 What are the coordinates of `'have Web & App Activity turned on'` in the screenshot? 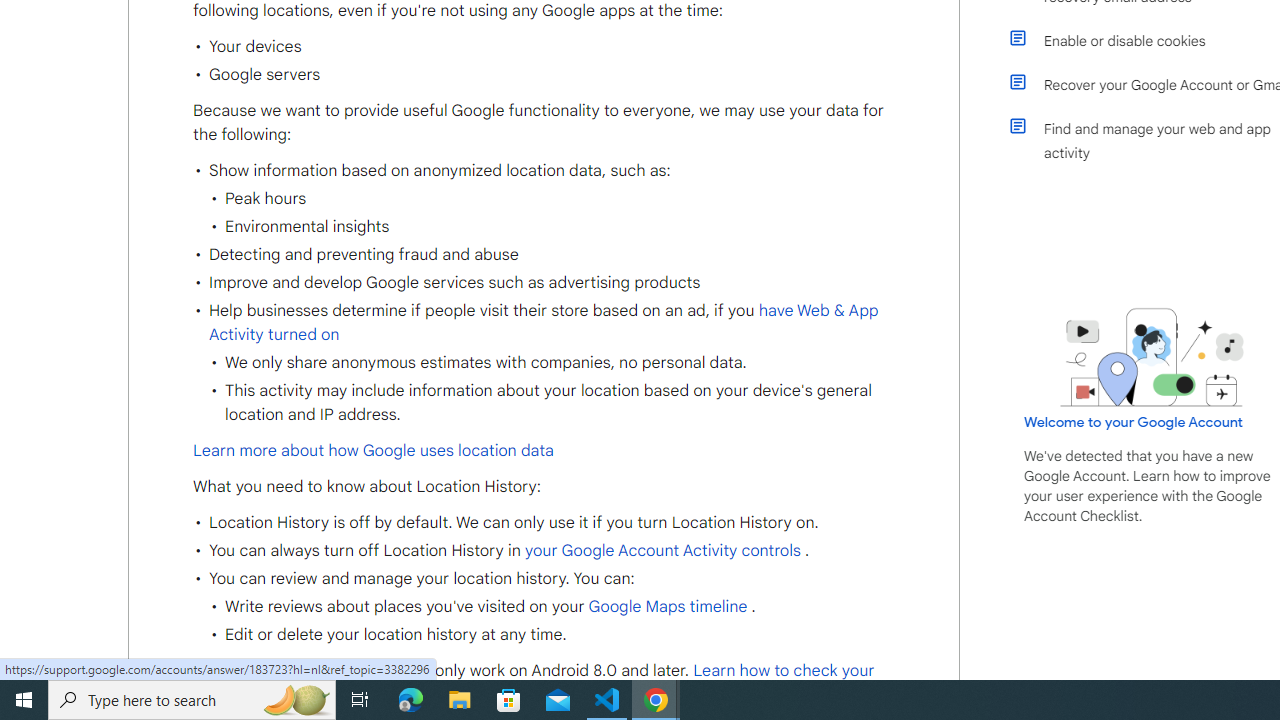 It's located at (544, 321).